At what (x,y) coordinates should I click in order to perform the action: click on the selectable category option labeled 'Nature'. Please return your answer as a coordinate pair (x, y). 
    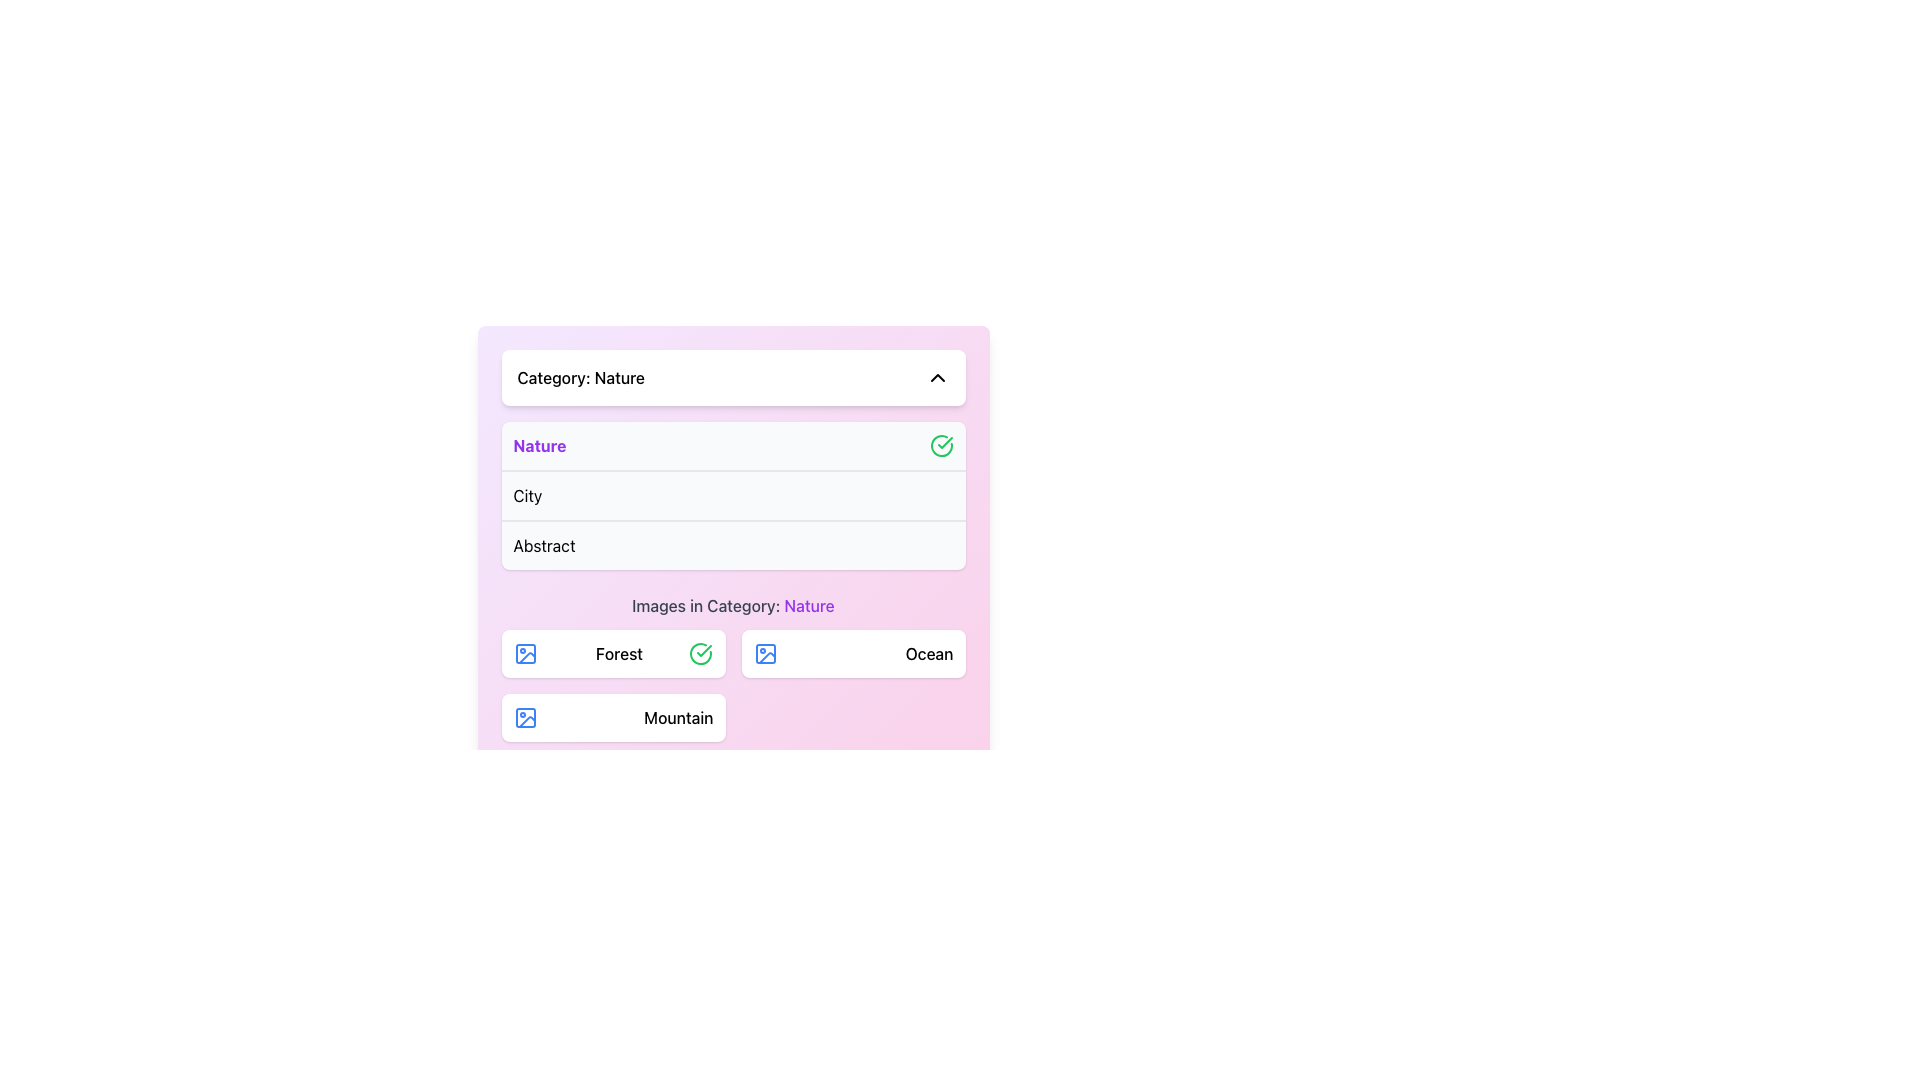
    Looking at the image, I should click on (732, 445).